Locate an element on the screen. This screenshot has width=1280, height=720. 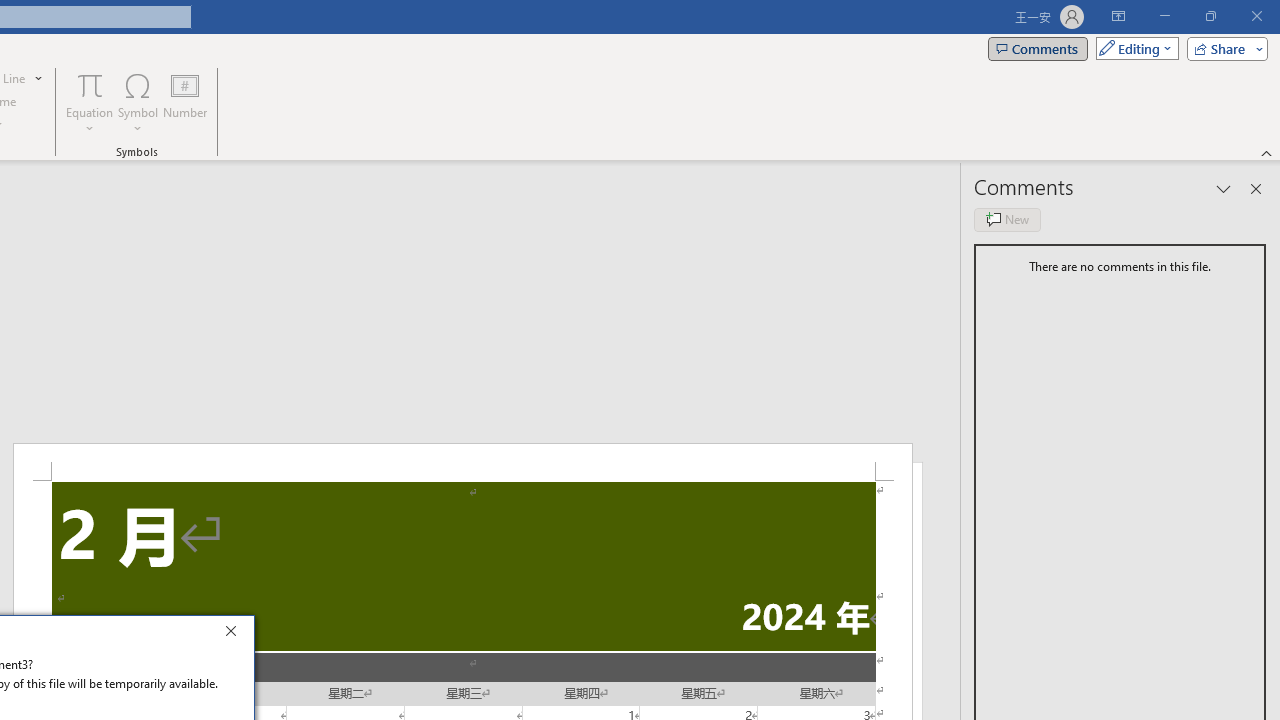
'Task Pane Options' is located at coordinates (1223, 189).